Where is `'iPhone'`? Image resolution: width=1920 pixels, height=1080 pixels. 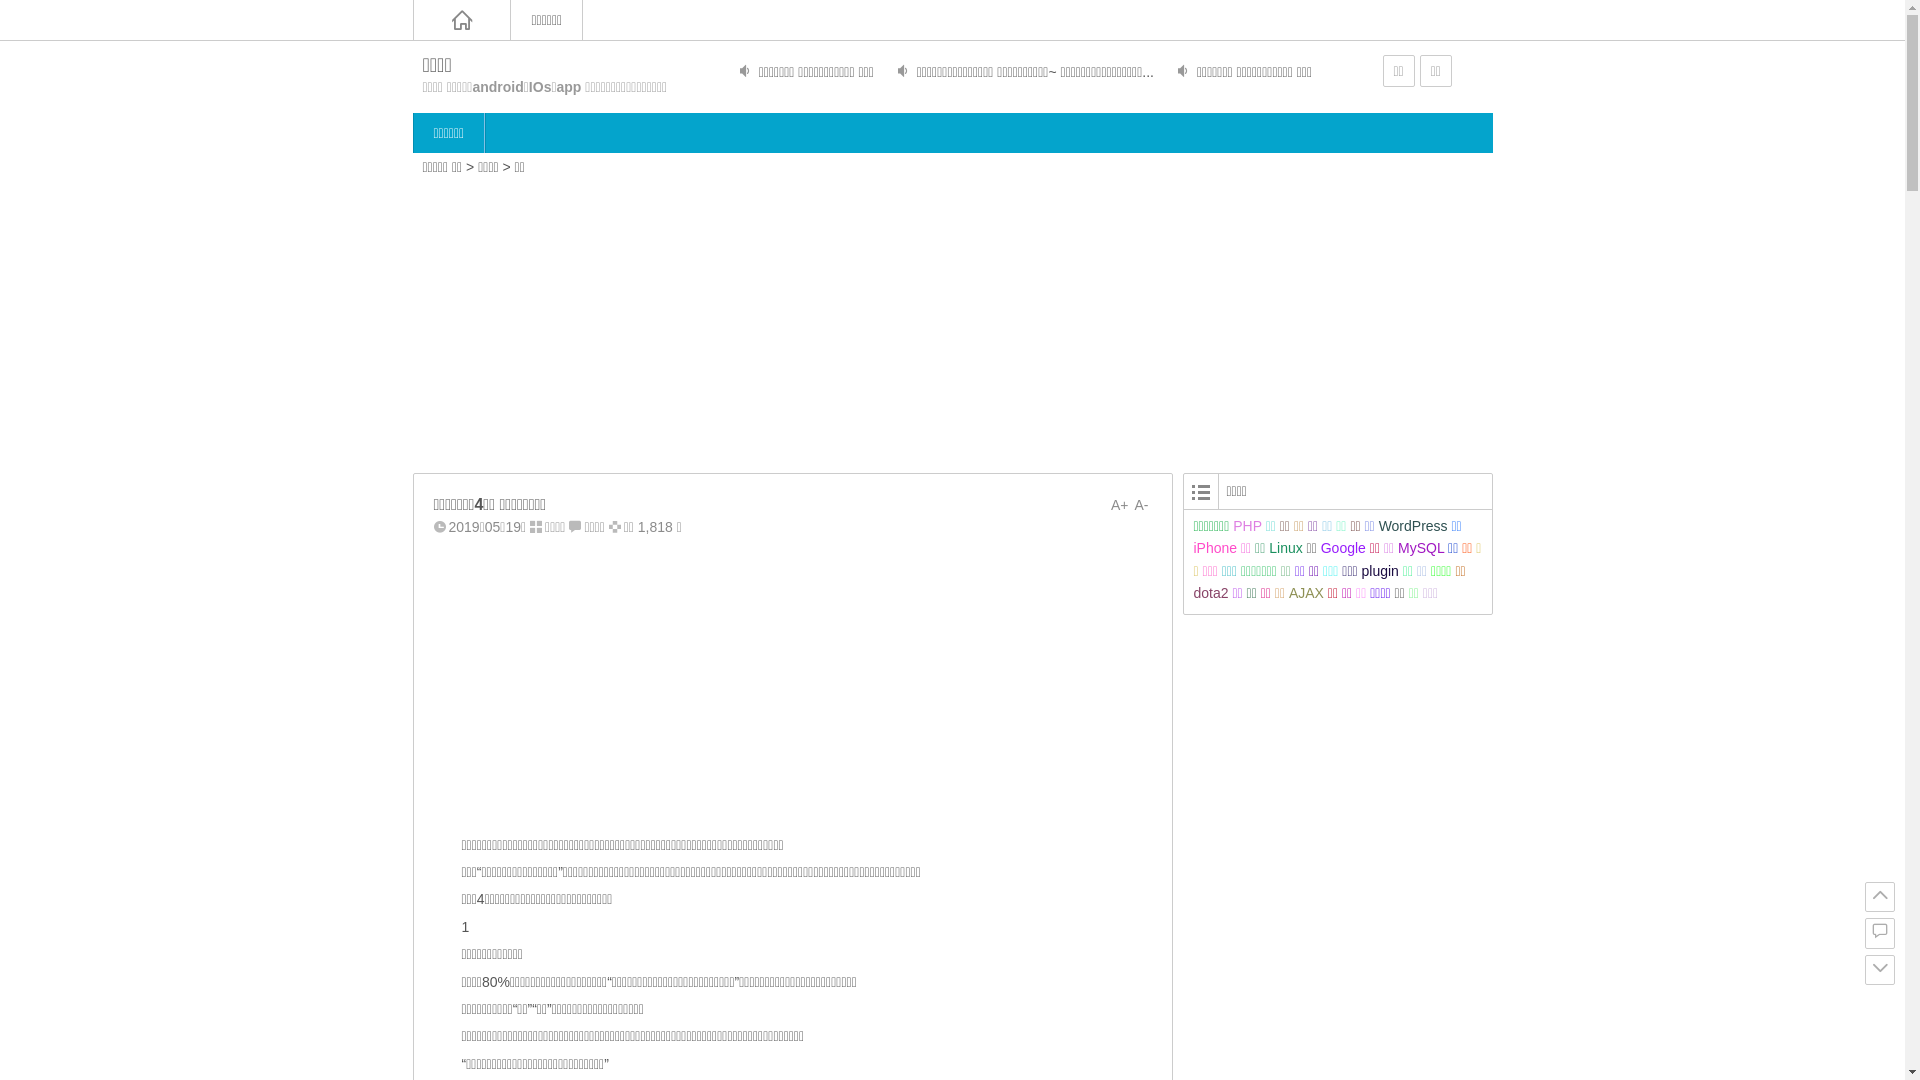 'iPhone' is located at coordinates (1194, 547).